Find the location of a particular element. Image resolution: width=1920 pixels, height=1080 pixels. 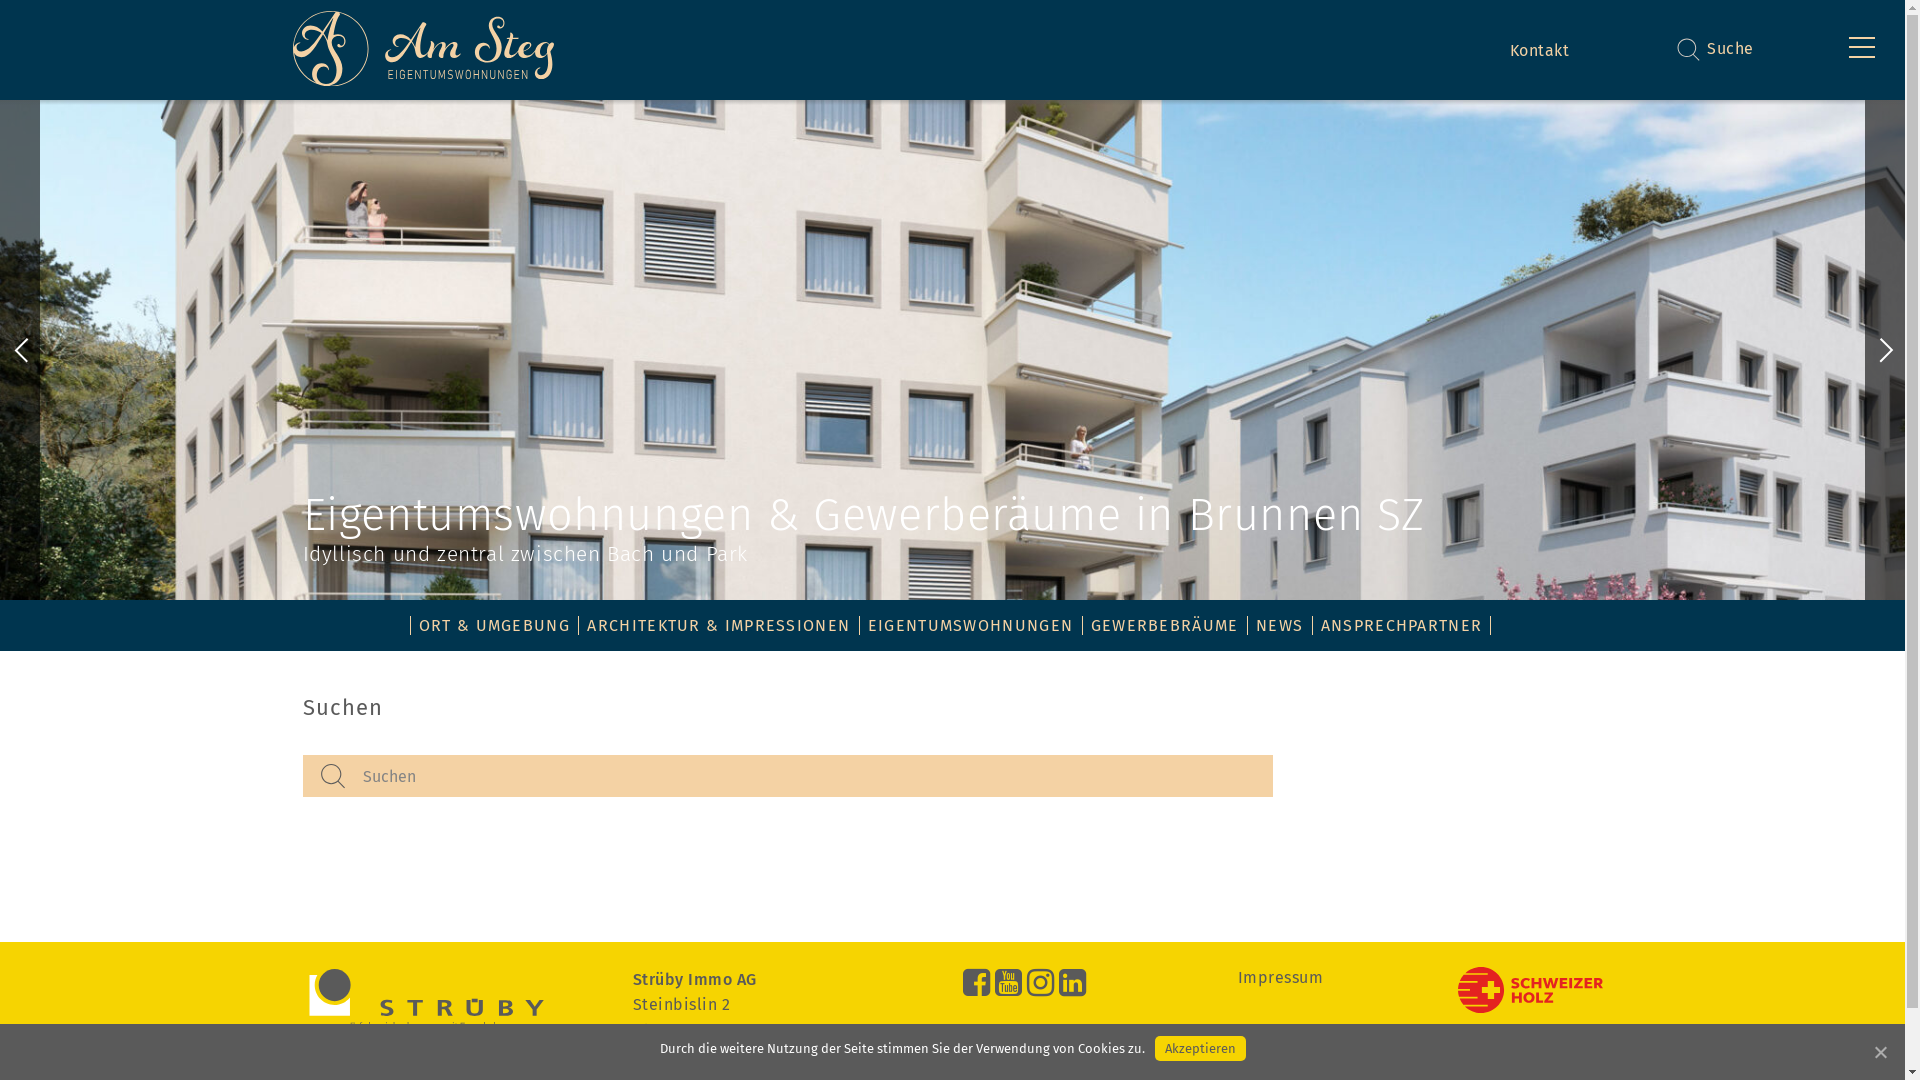

'ARCHITEKTUR & IMPRESSIONEN' is located at coordinates (718, 624).